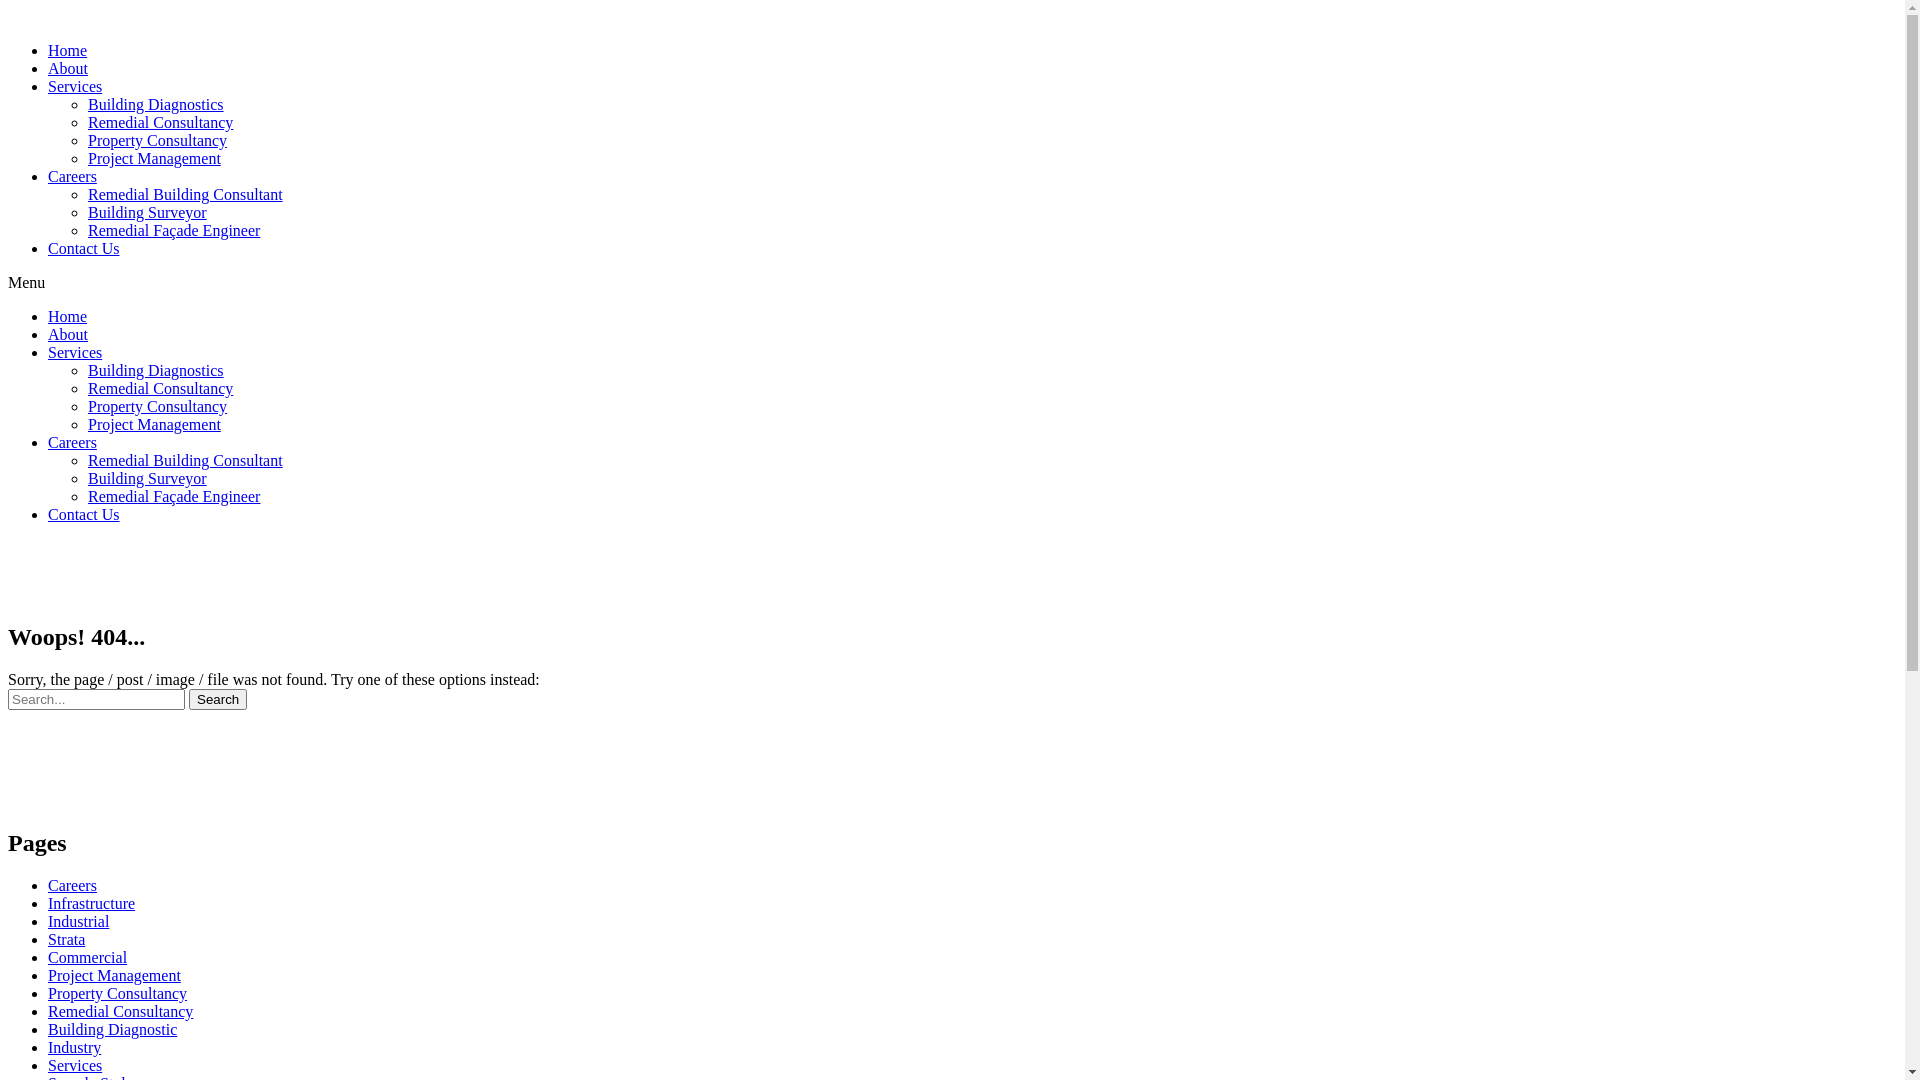 This screenshot has height=1080, width=1920. Describe the element at coordinates (72, 441) in the screenshot. I see `'Careers'` at that location.